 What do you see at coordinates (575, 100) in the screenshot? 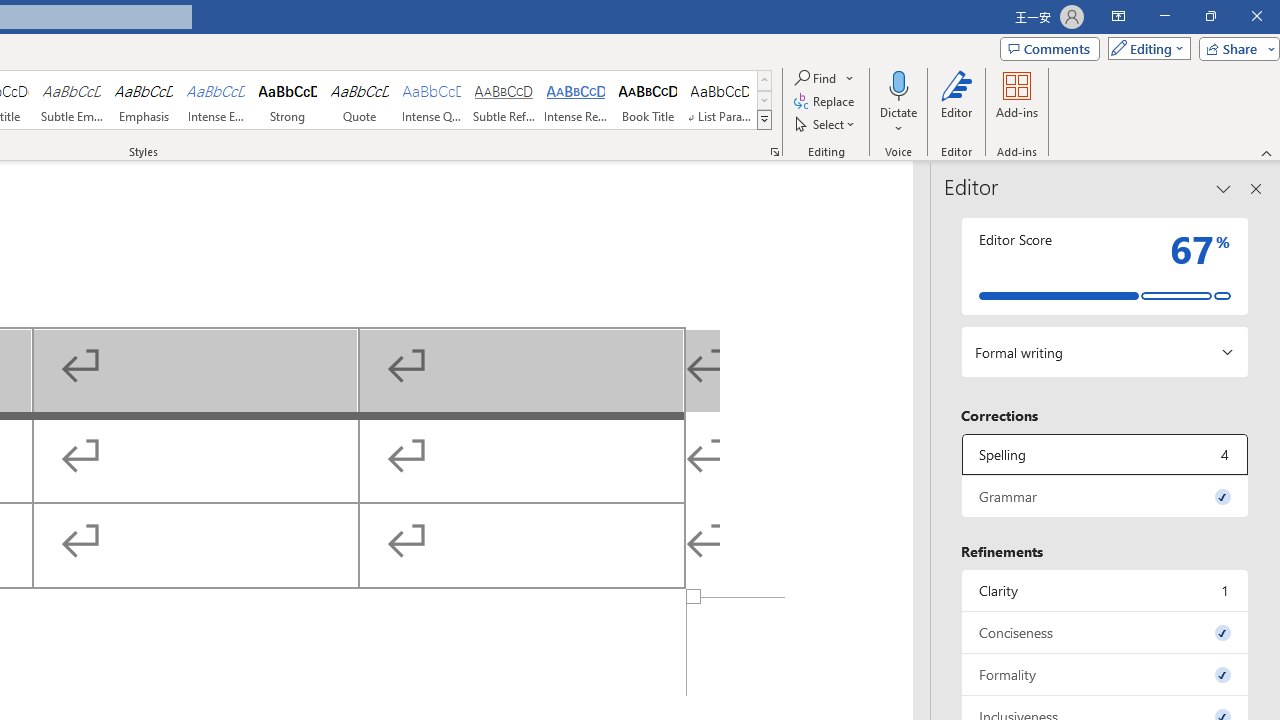
I see `'Intense Reference'` at bounding box center [575, 100].